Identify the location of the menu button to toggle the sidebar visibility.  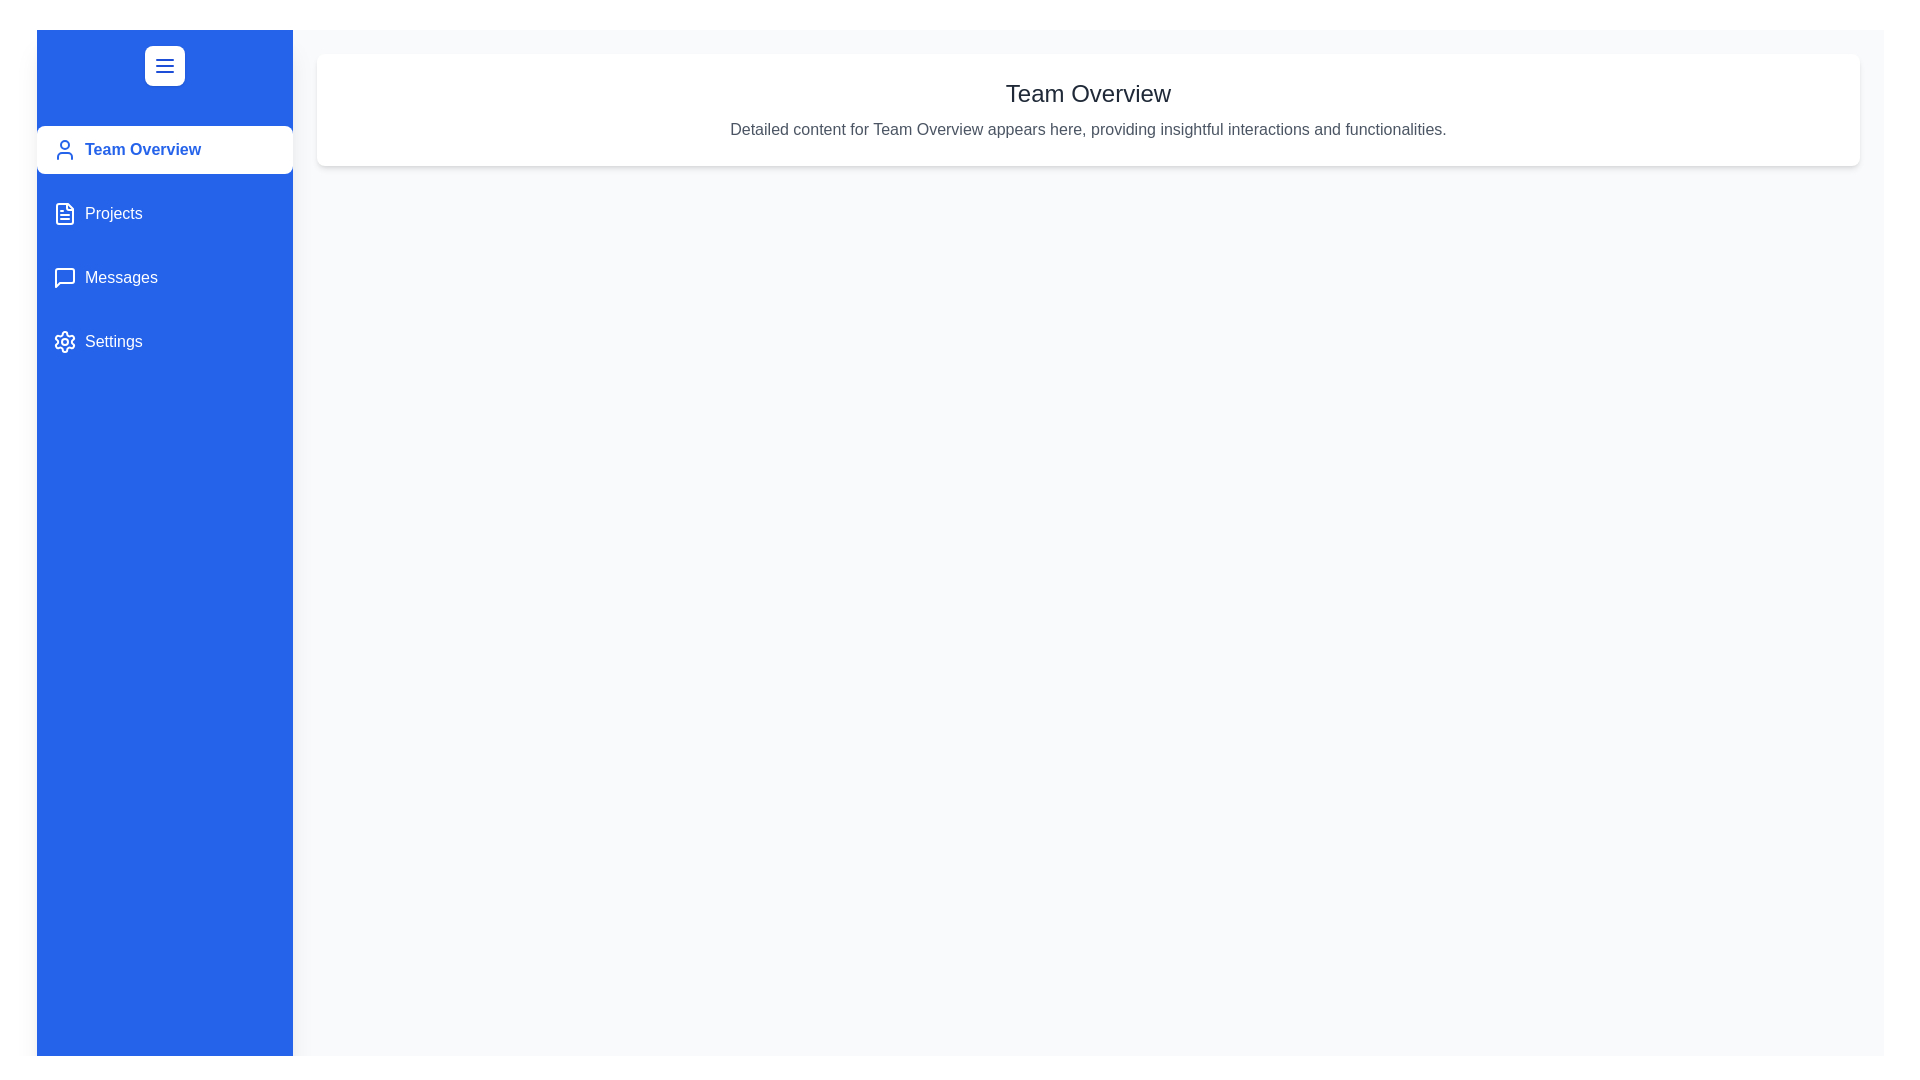
(164, 64).